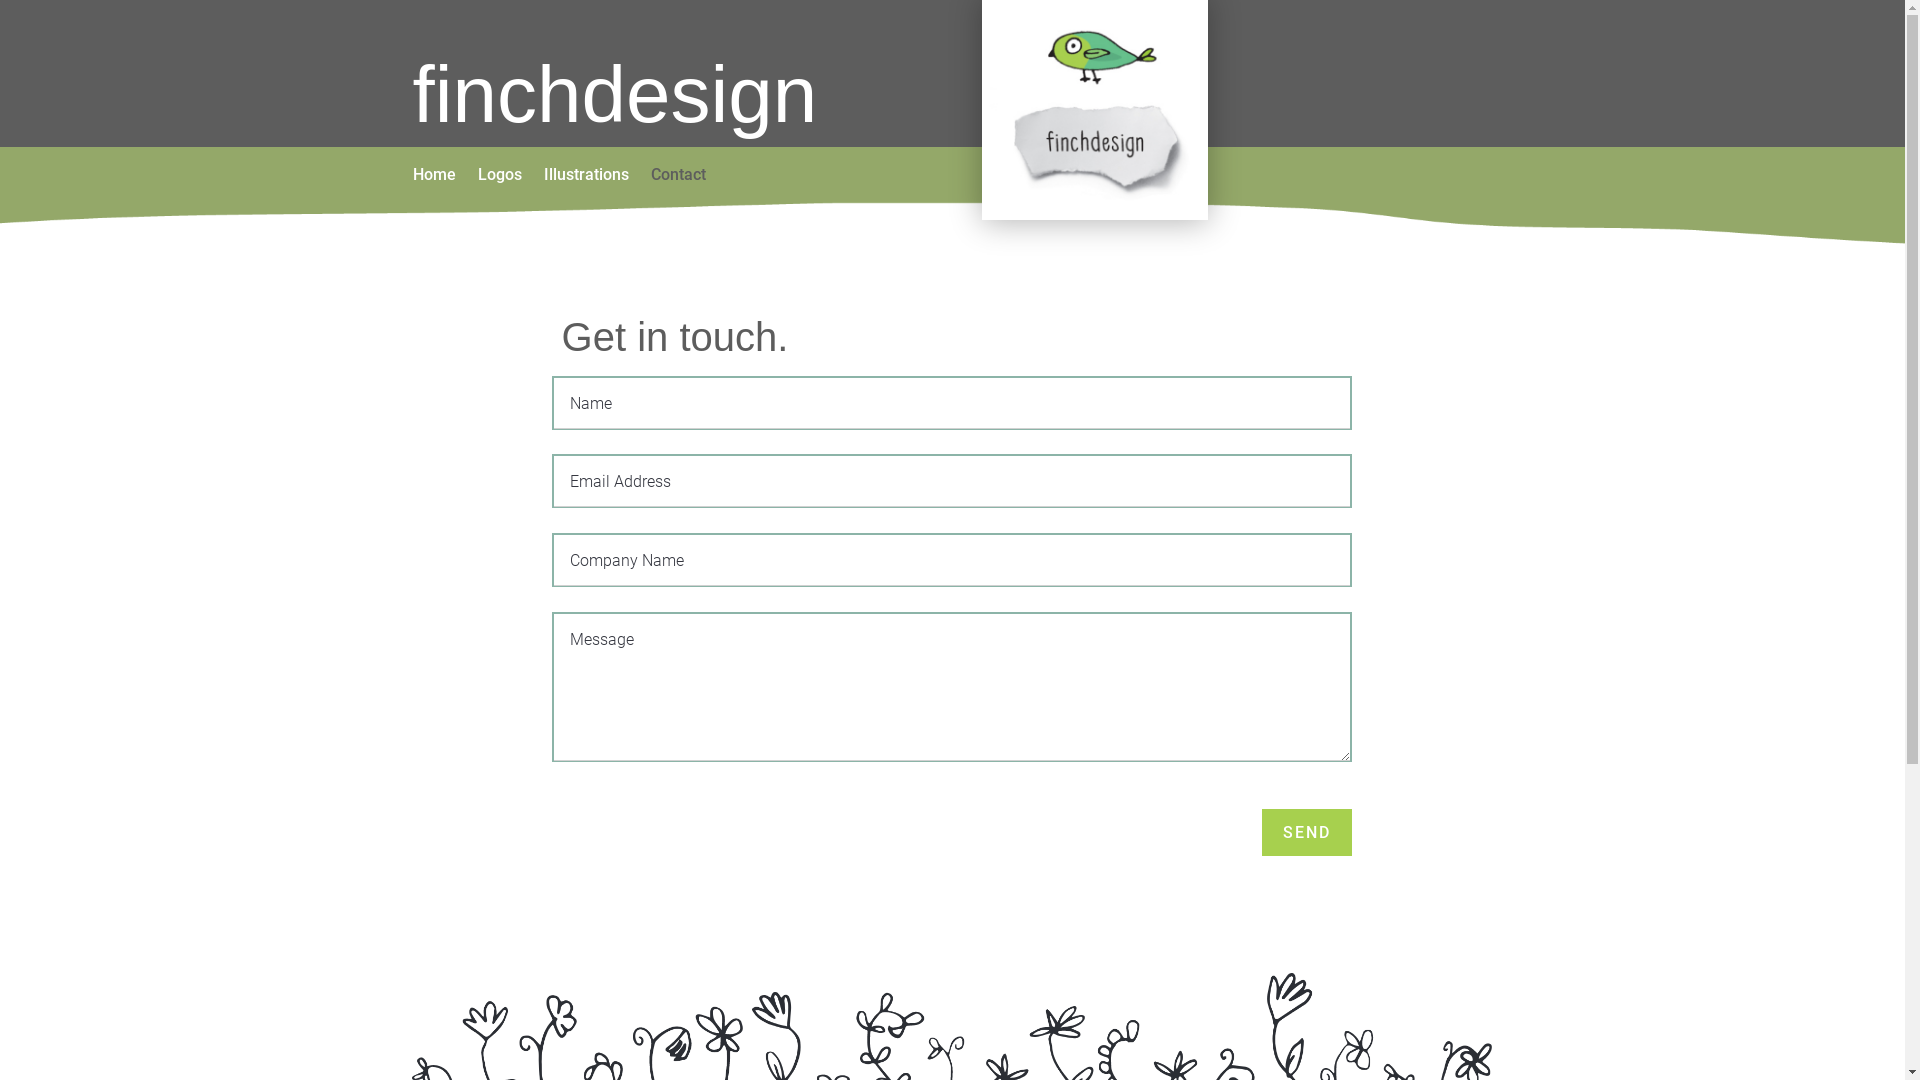 The width and height of the screenshot is (1920, 1080). Describe the element at coordinates (499, 177) in the screenshot. I see `'Logos'` at that location.